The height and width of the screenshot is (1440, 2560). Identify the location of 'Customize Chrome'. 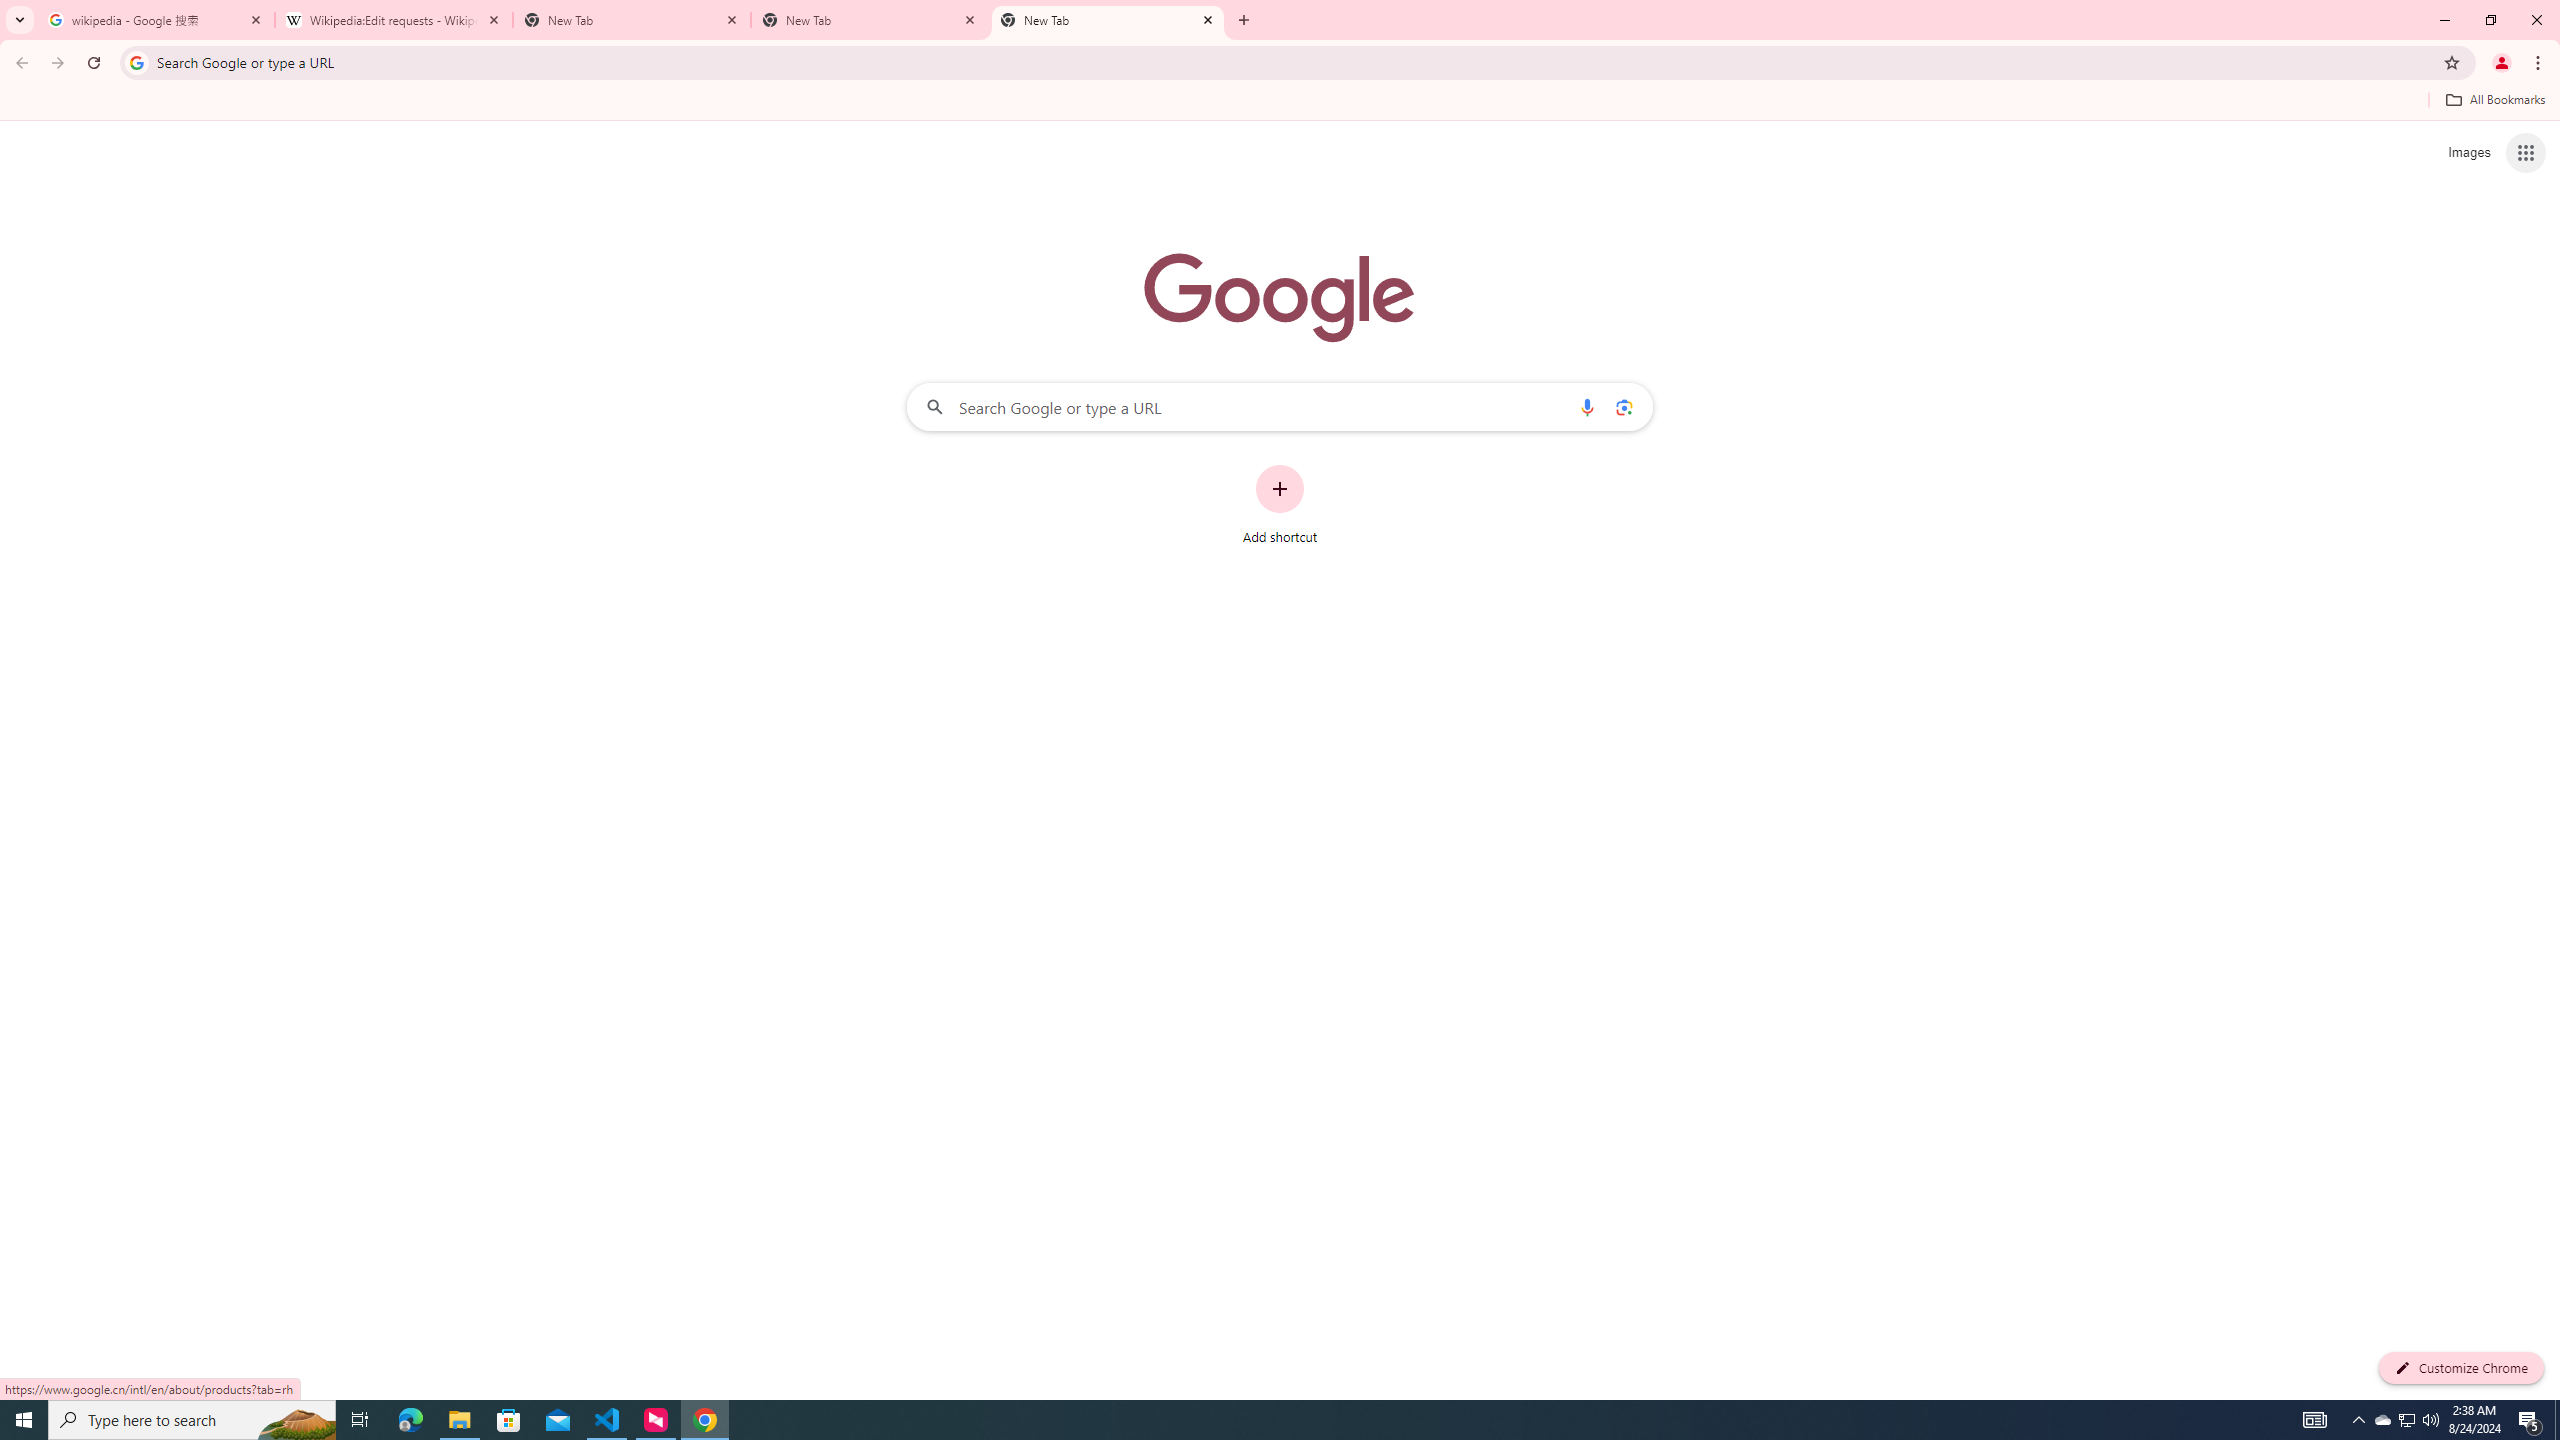
(2461, 1367).